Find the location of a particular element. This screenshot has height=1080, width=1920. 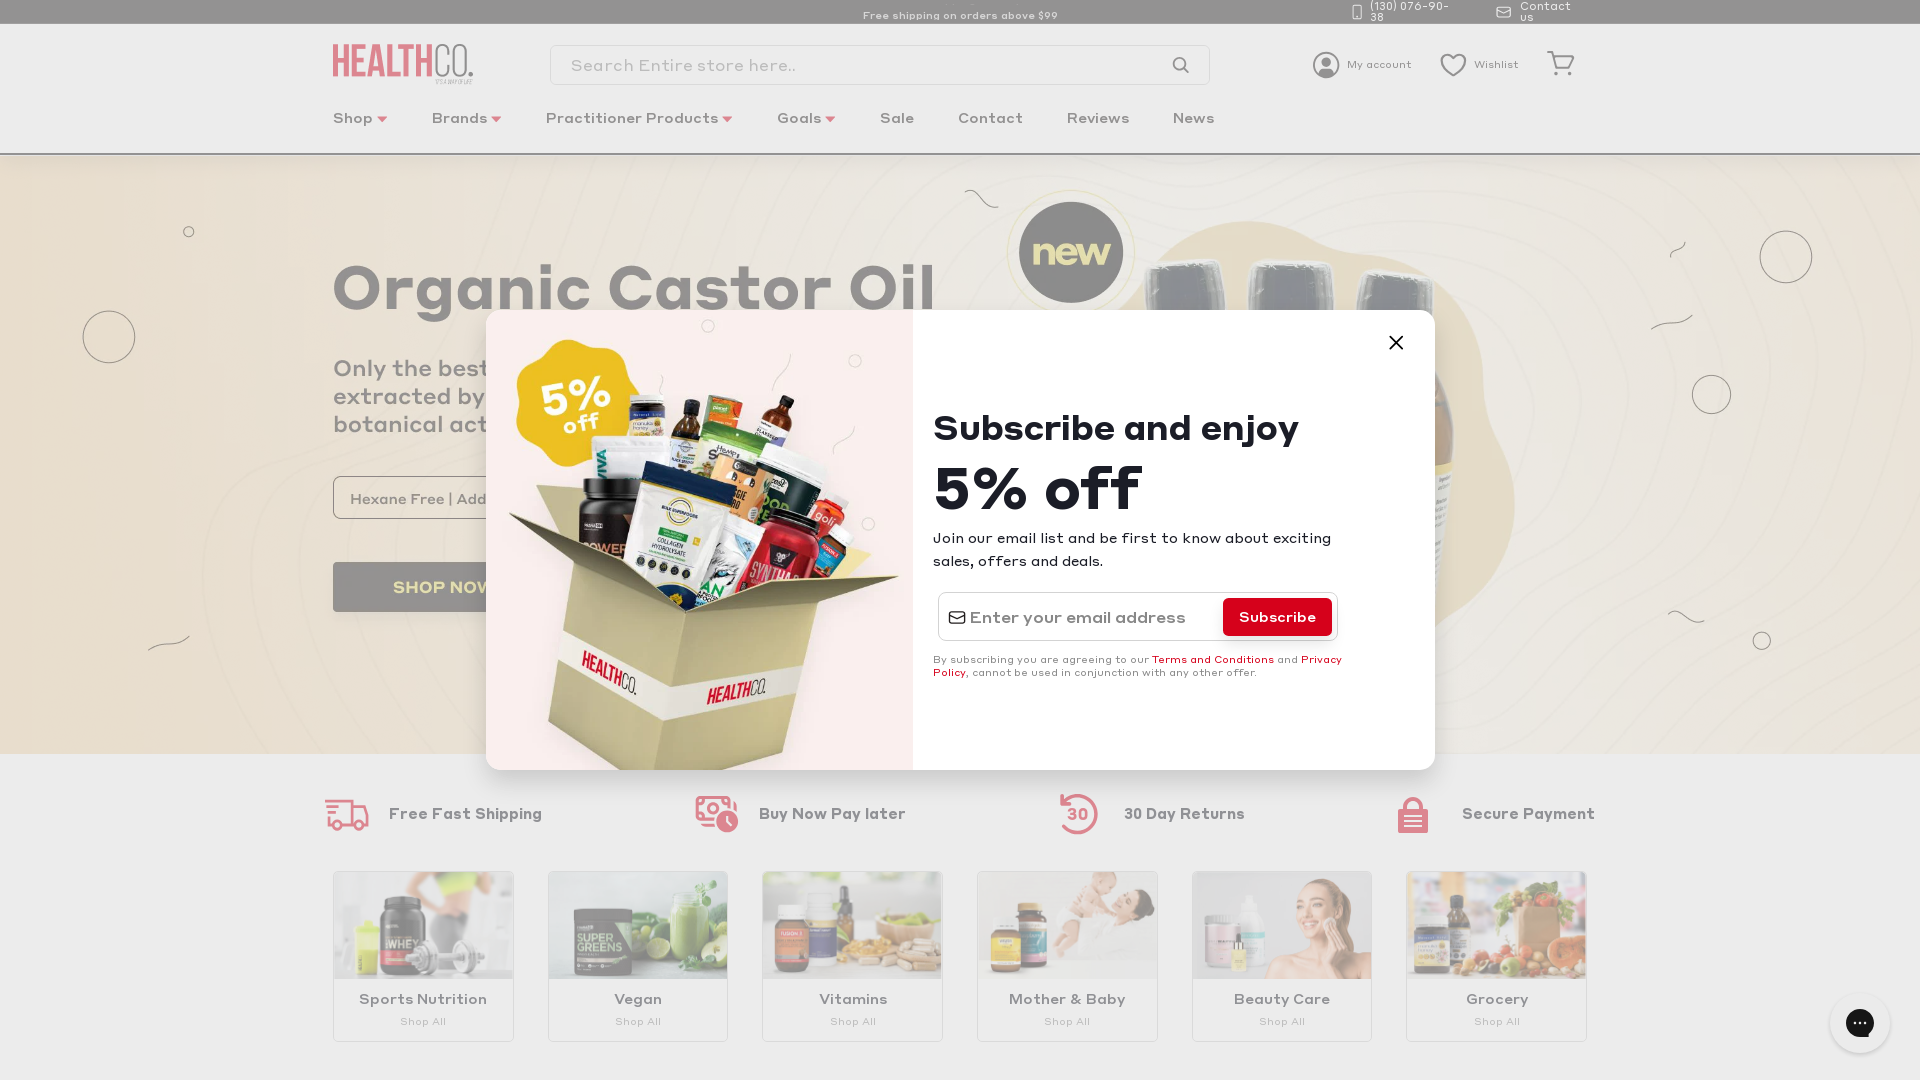

'Terms and Conditions' is located at coordinates (1212, 659).